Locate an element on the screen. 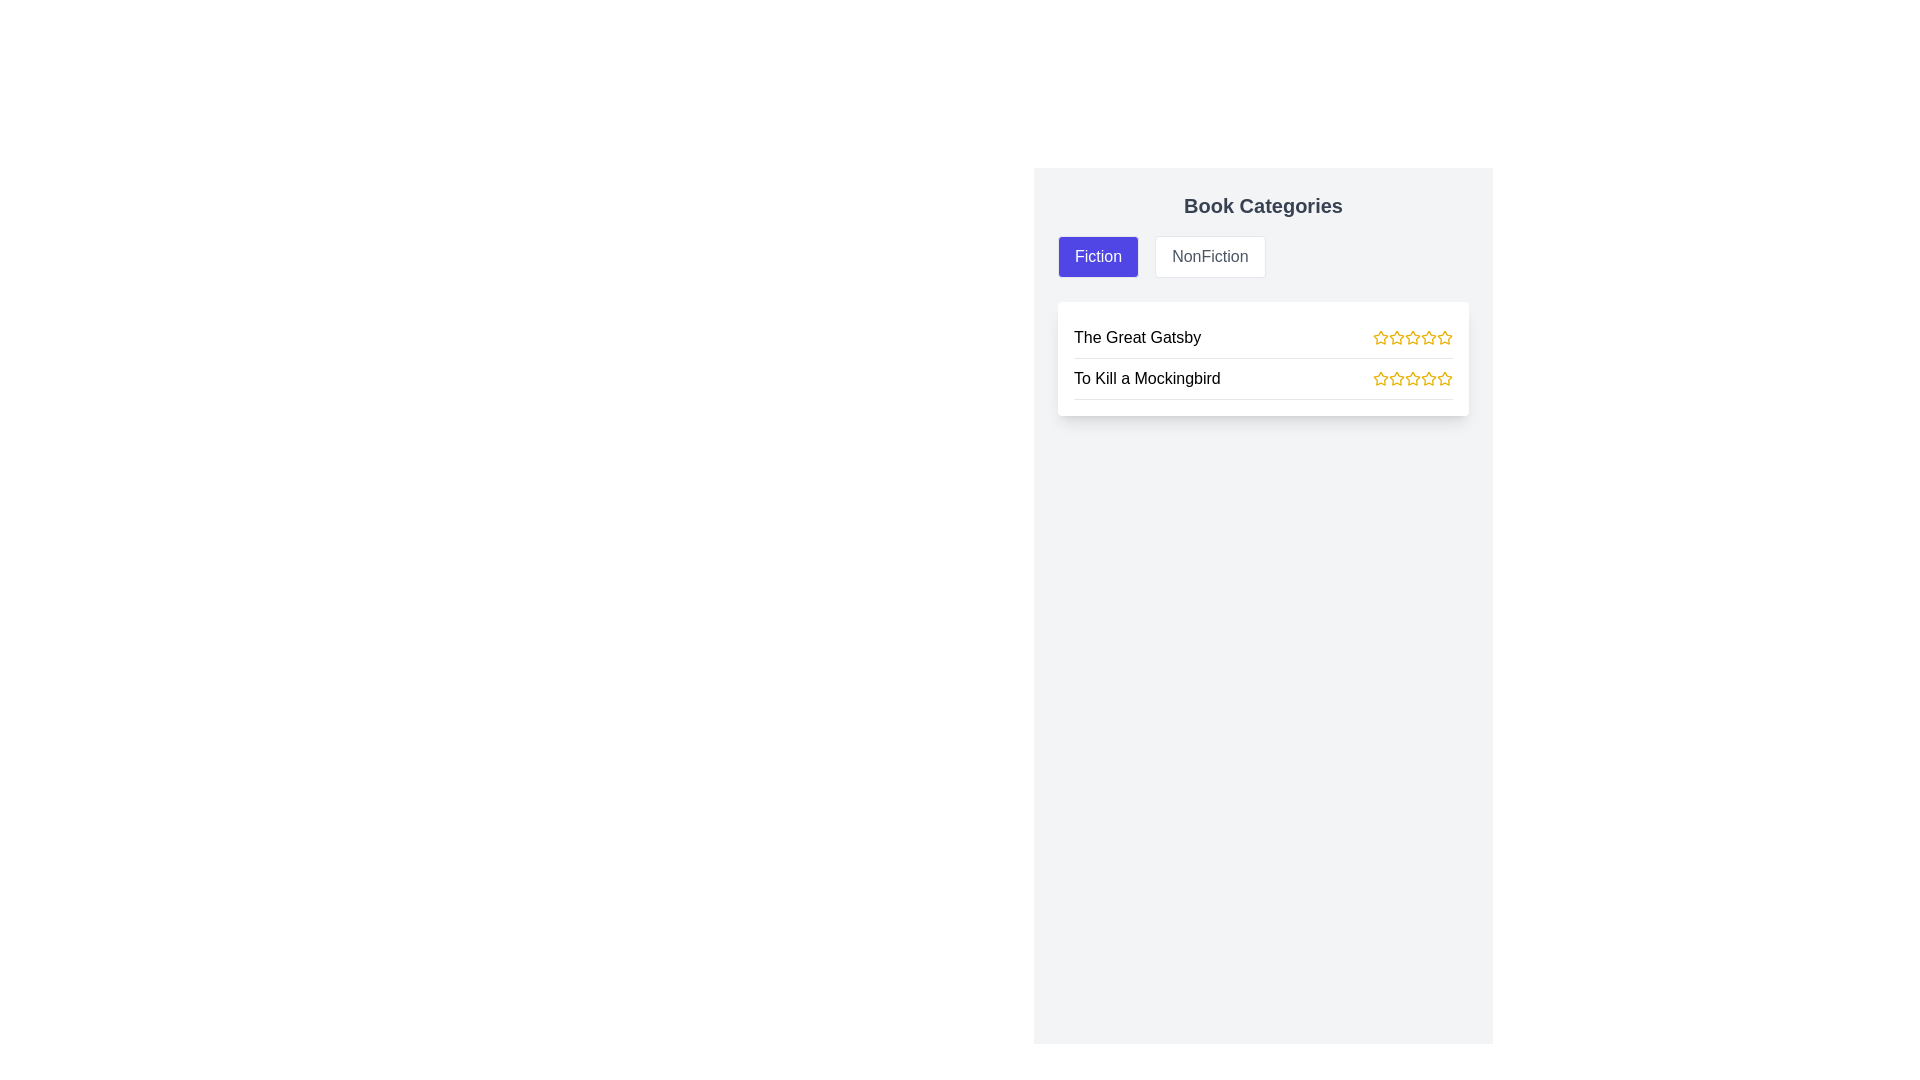  the fifth star icon in the rating system for 'To Kill a Mockingbird' is located at coordinates (1444, 378).